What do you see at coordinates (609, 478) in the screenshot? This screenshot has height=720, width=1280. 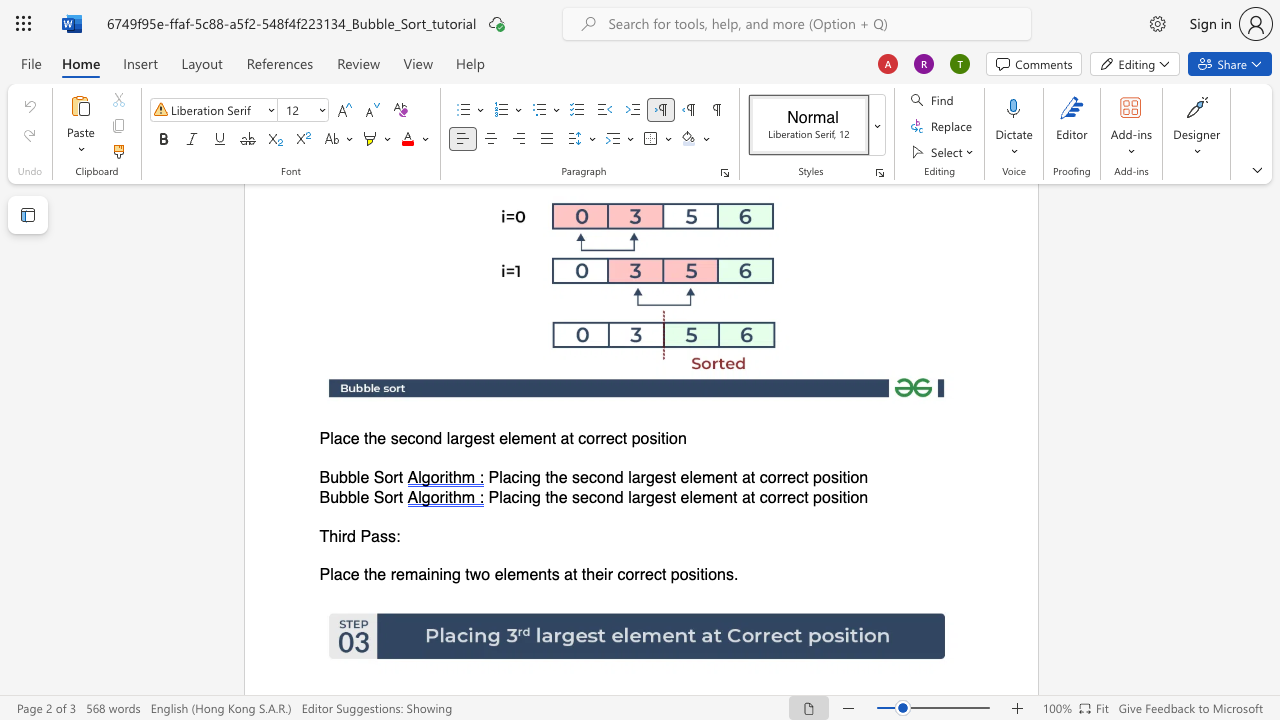 I see `the 2th character "n" in the text` at bounding box center [609, 478].